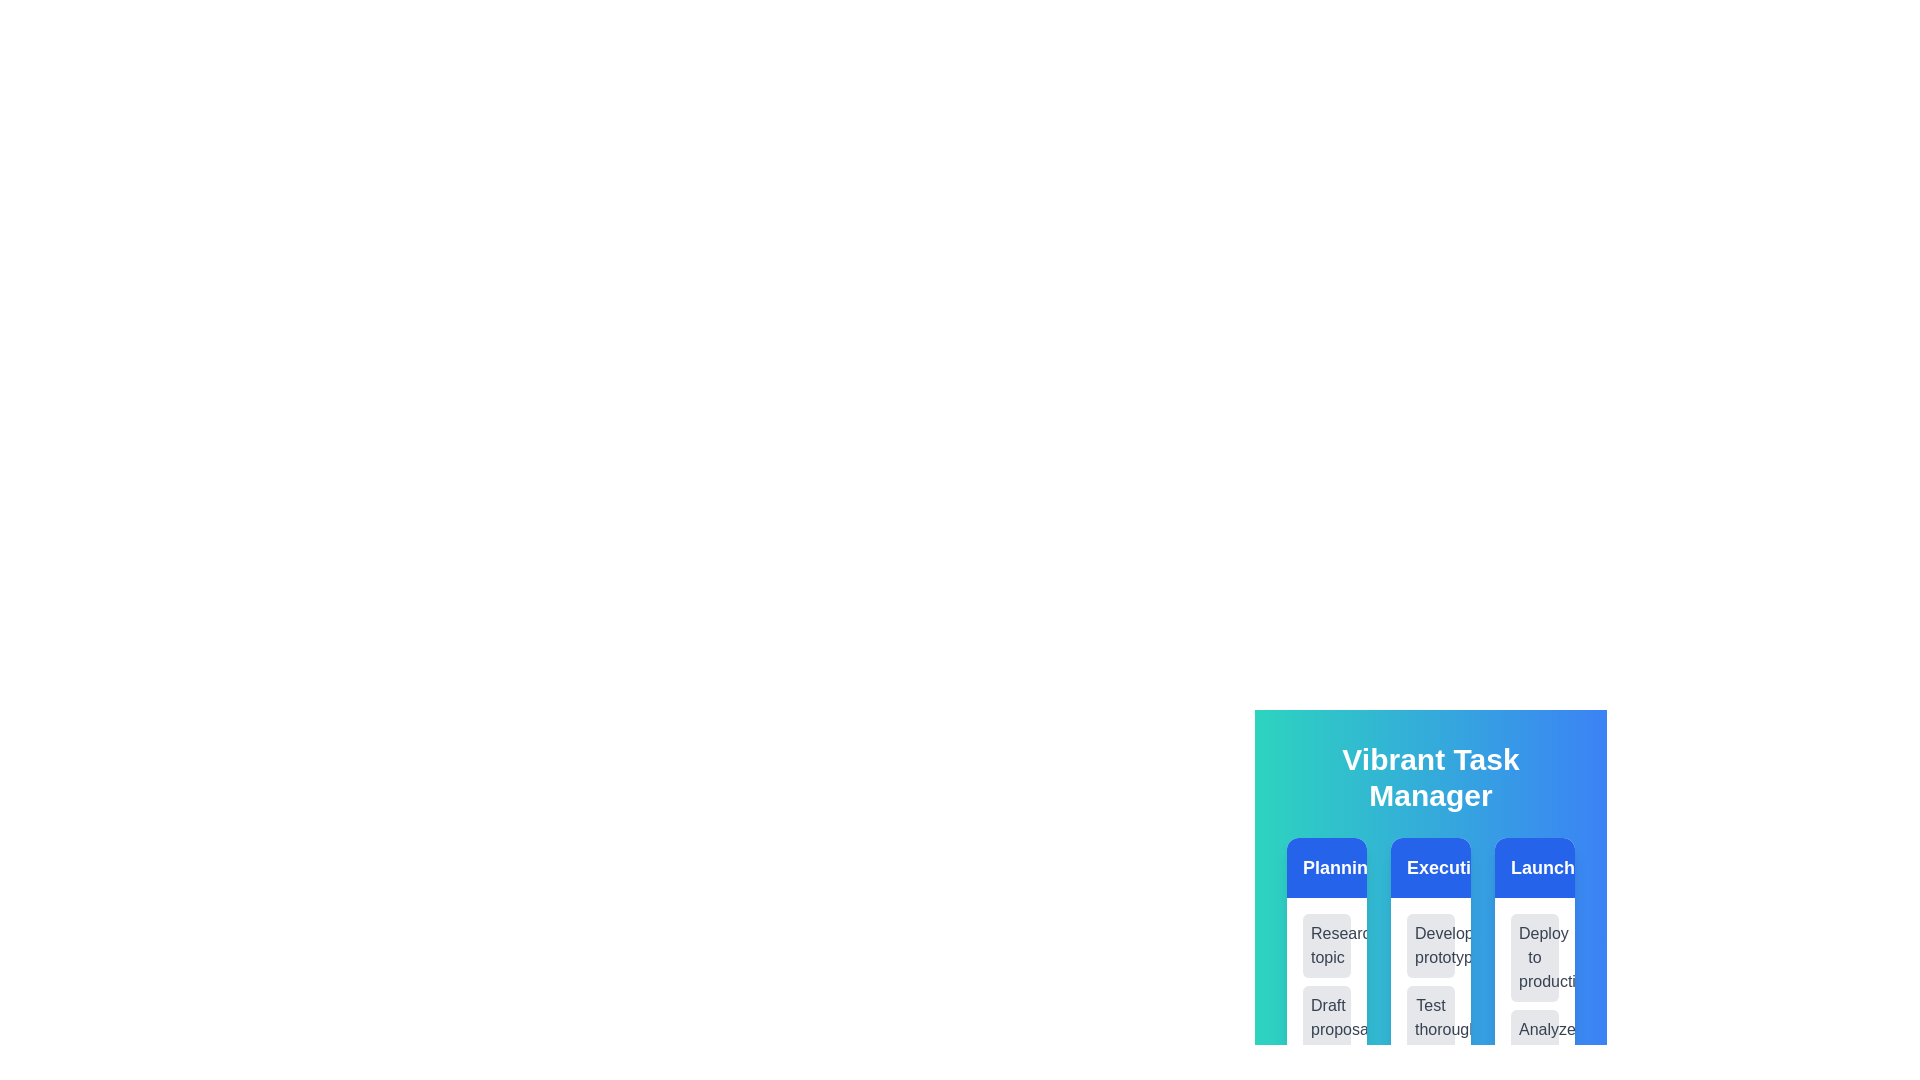  Describe the element at coordinates (1326, 945) in the screenshot. I see `the label element that describes a specific task within the 'Planning' section, located above the 'Draft proposal' and below the title area` at that location.